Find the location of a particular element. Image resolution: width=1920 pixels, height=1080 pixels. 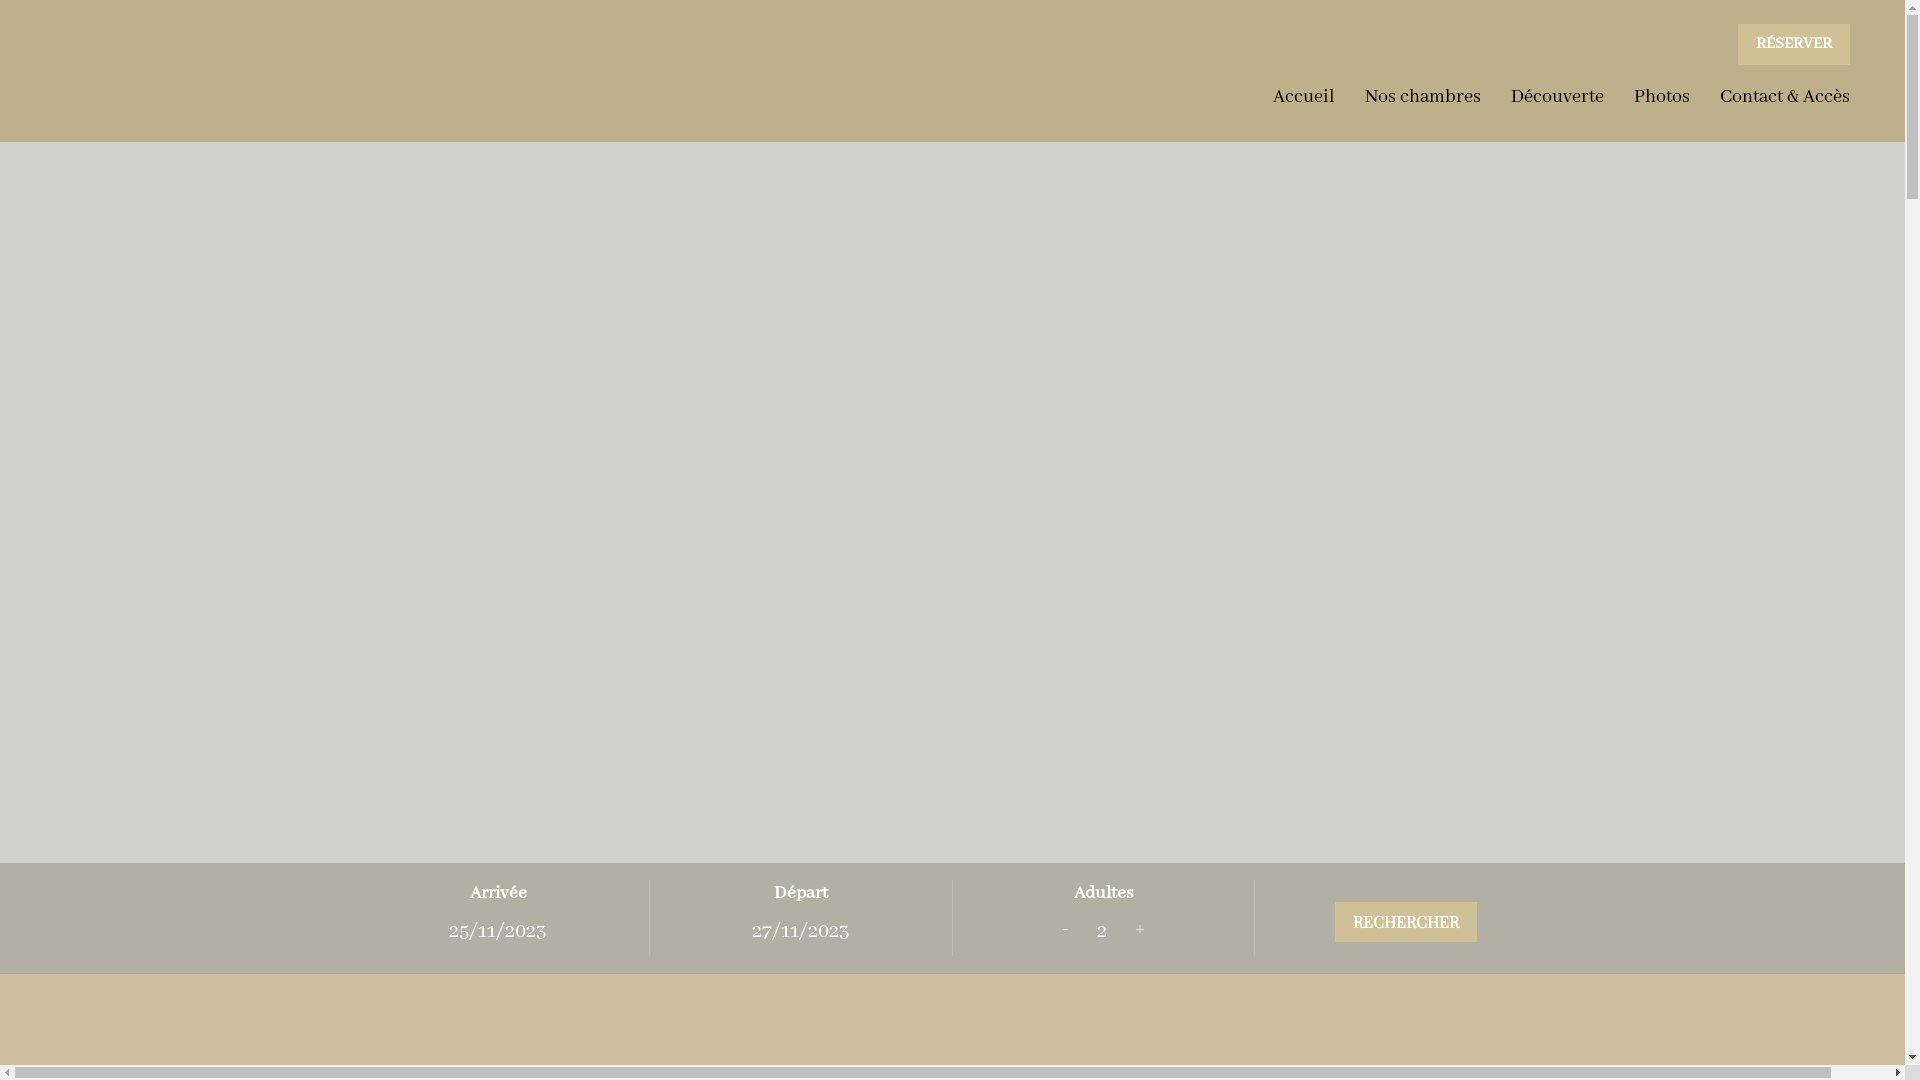

'Nos chambres' is located at coordinates (1421, 96).